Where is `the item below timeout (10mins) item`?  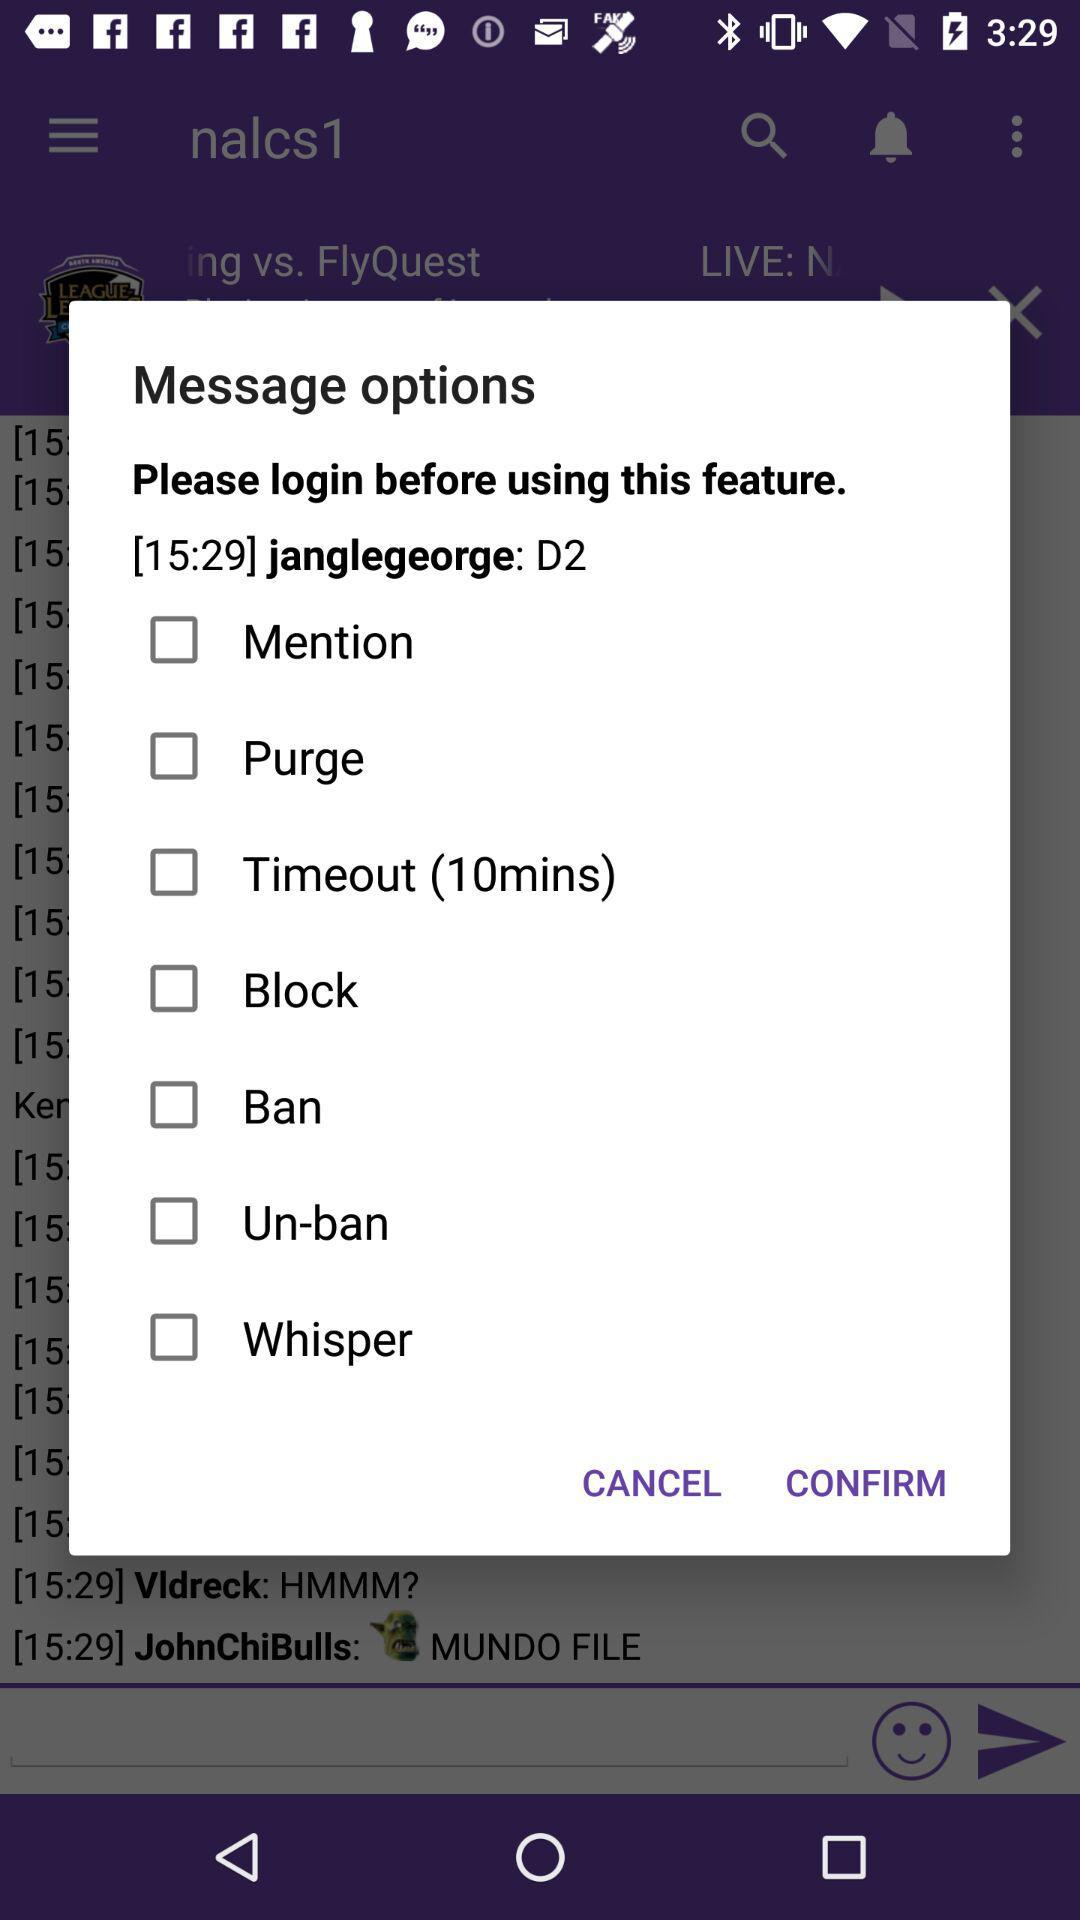 the item below timeout (10mins) item is located at coordinates (538, 988).